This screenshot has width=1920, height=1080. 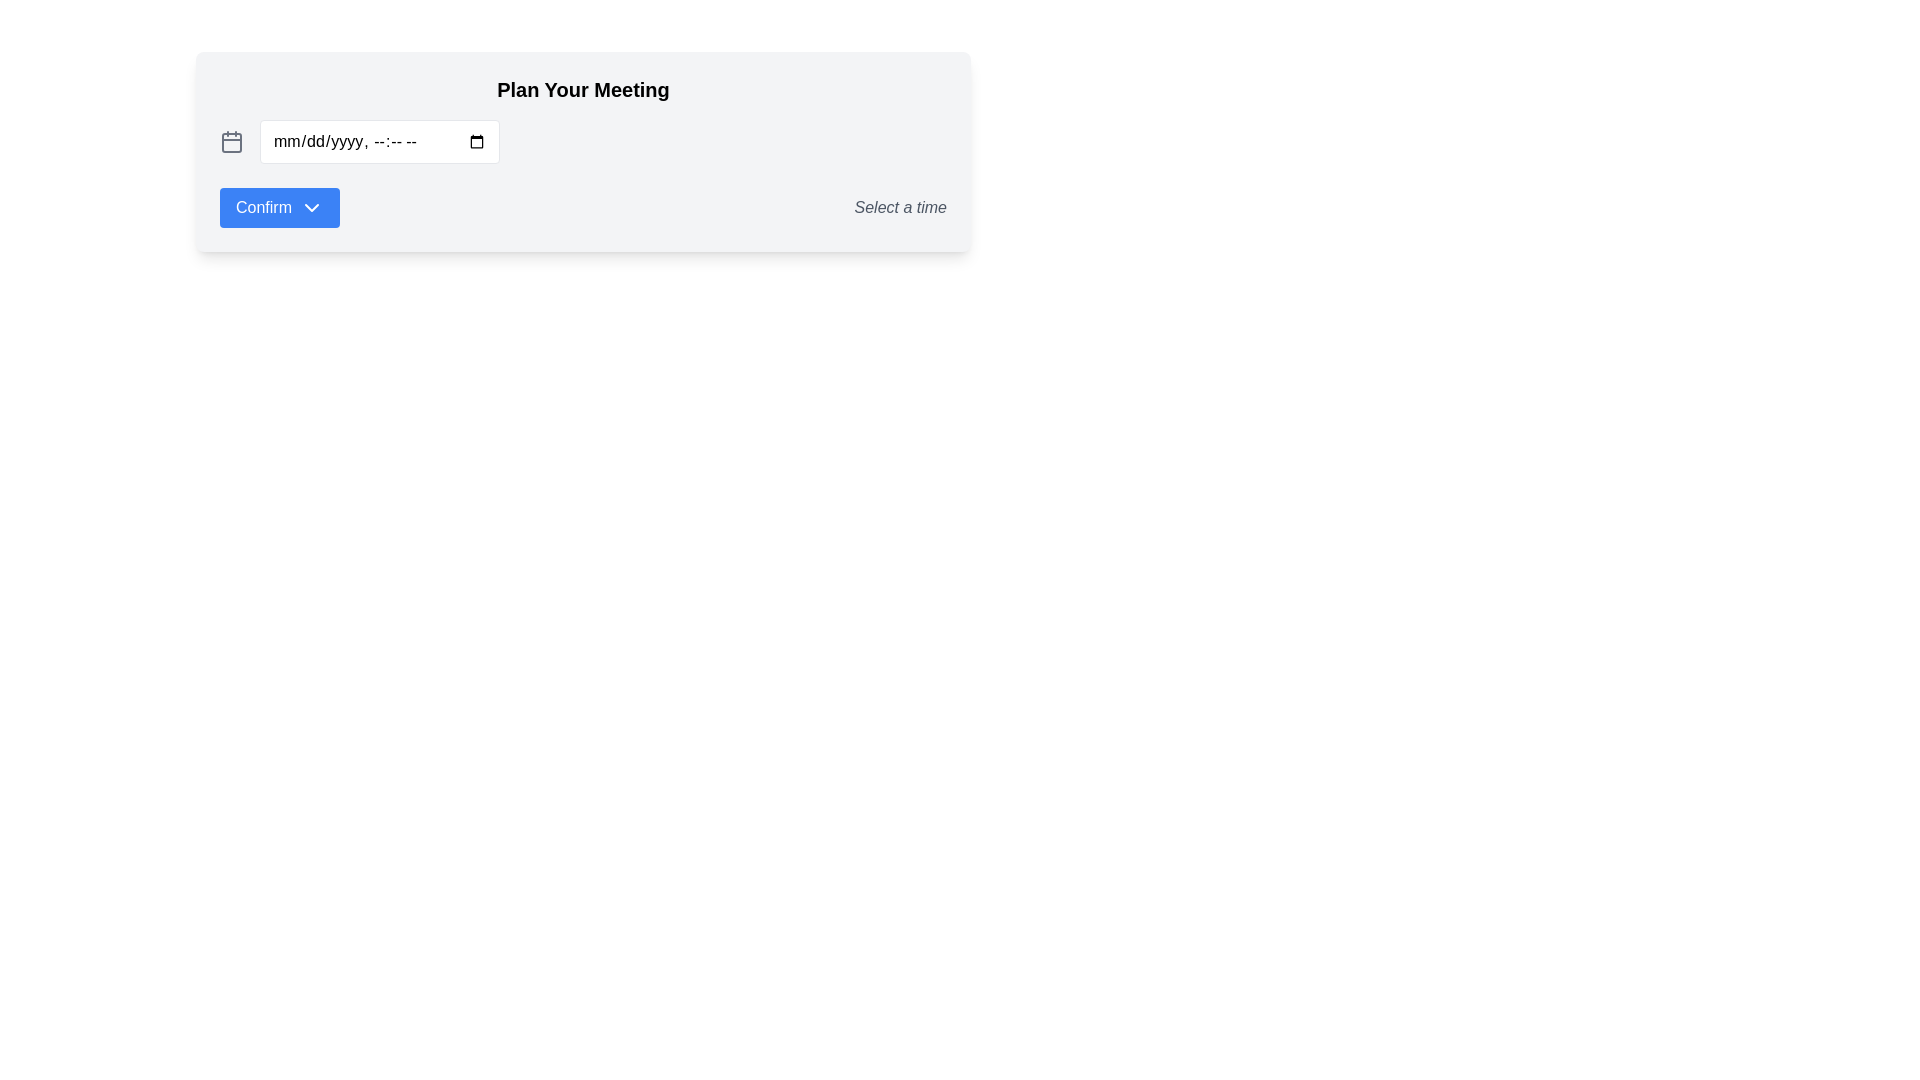 I want to click on the 'Confirm' button, a blue rectangular button with rounded corners containing white text and a downward pointing arrow icon, so click(x=278, y=208).